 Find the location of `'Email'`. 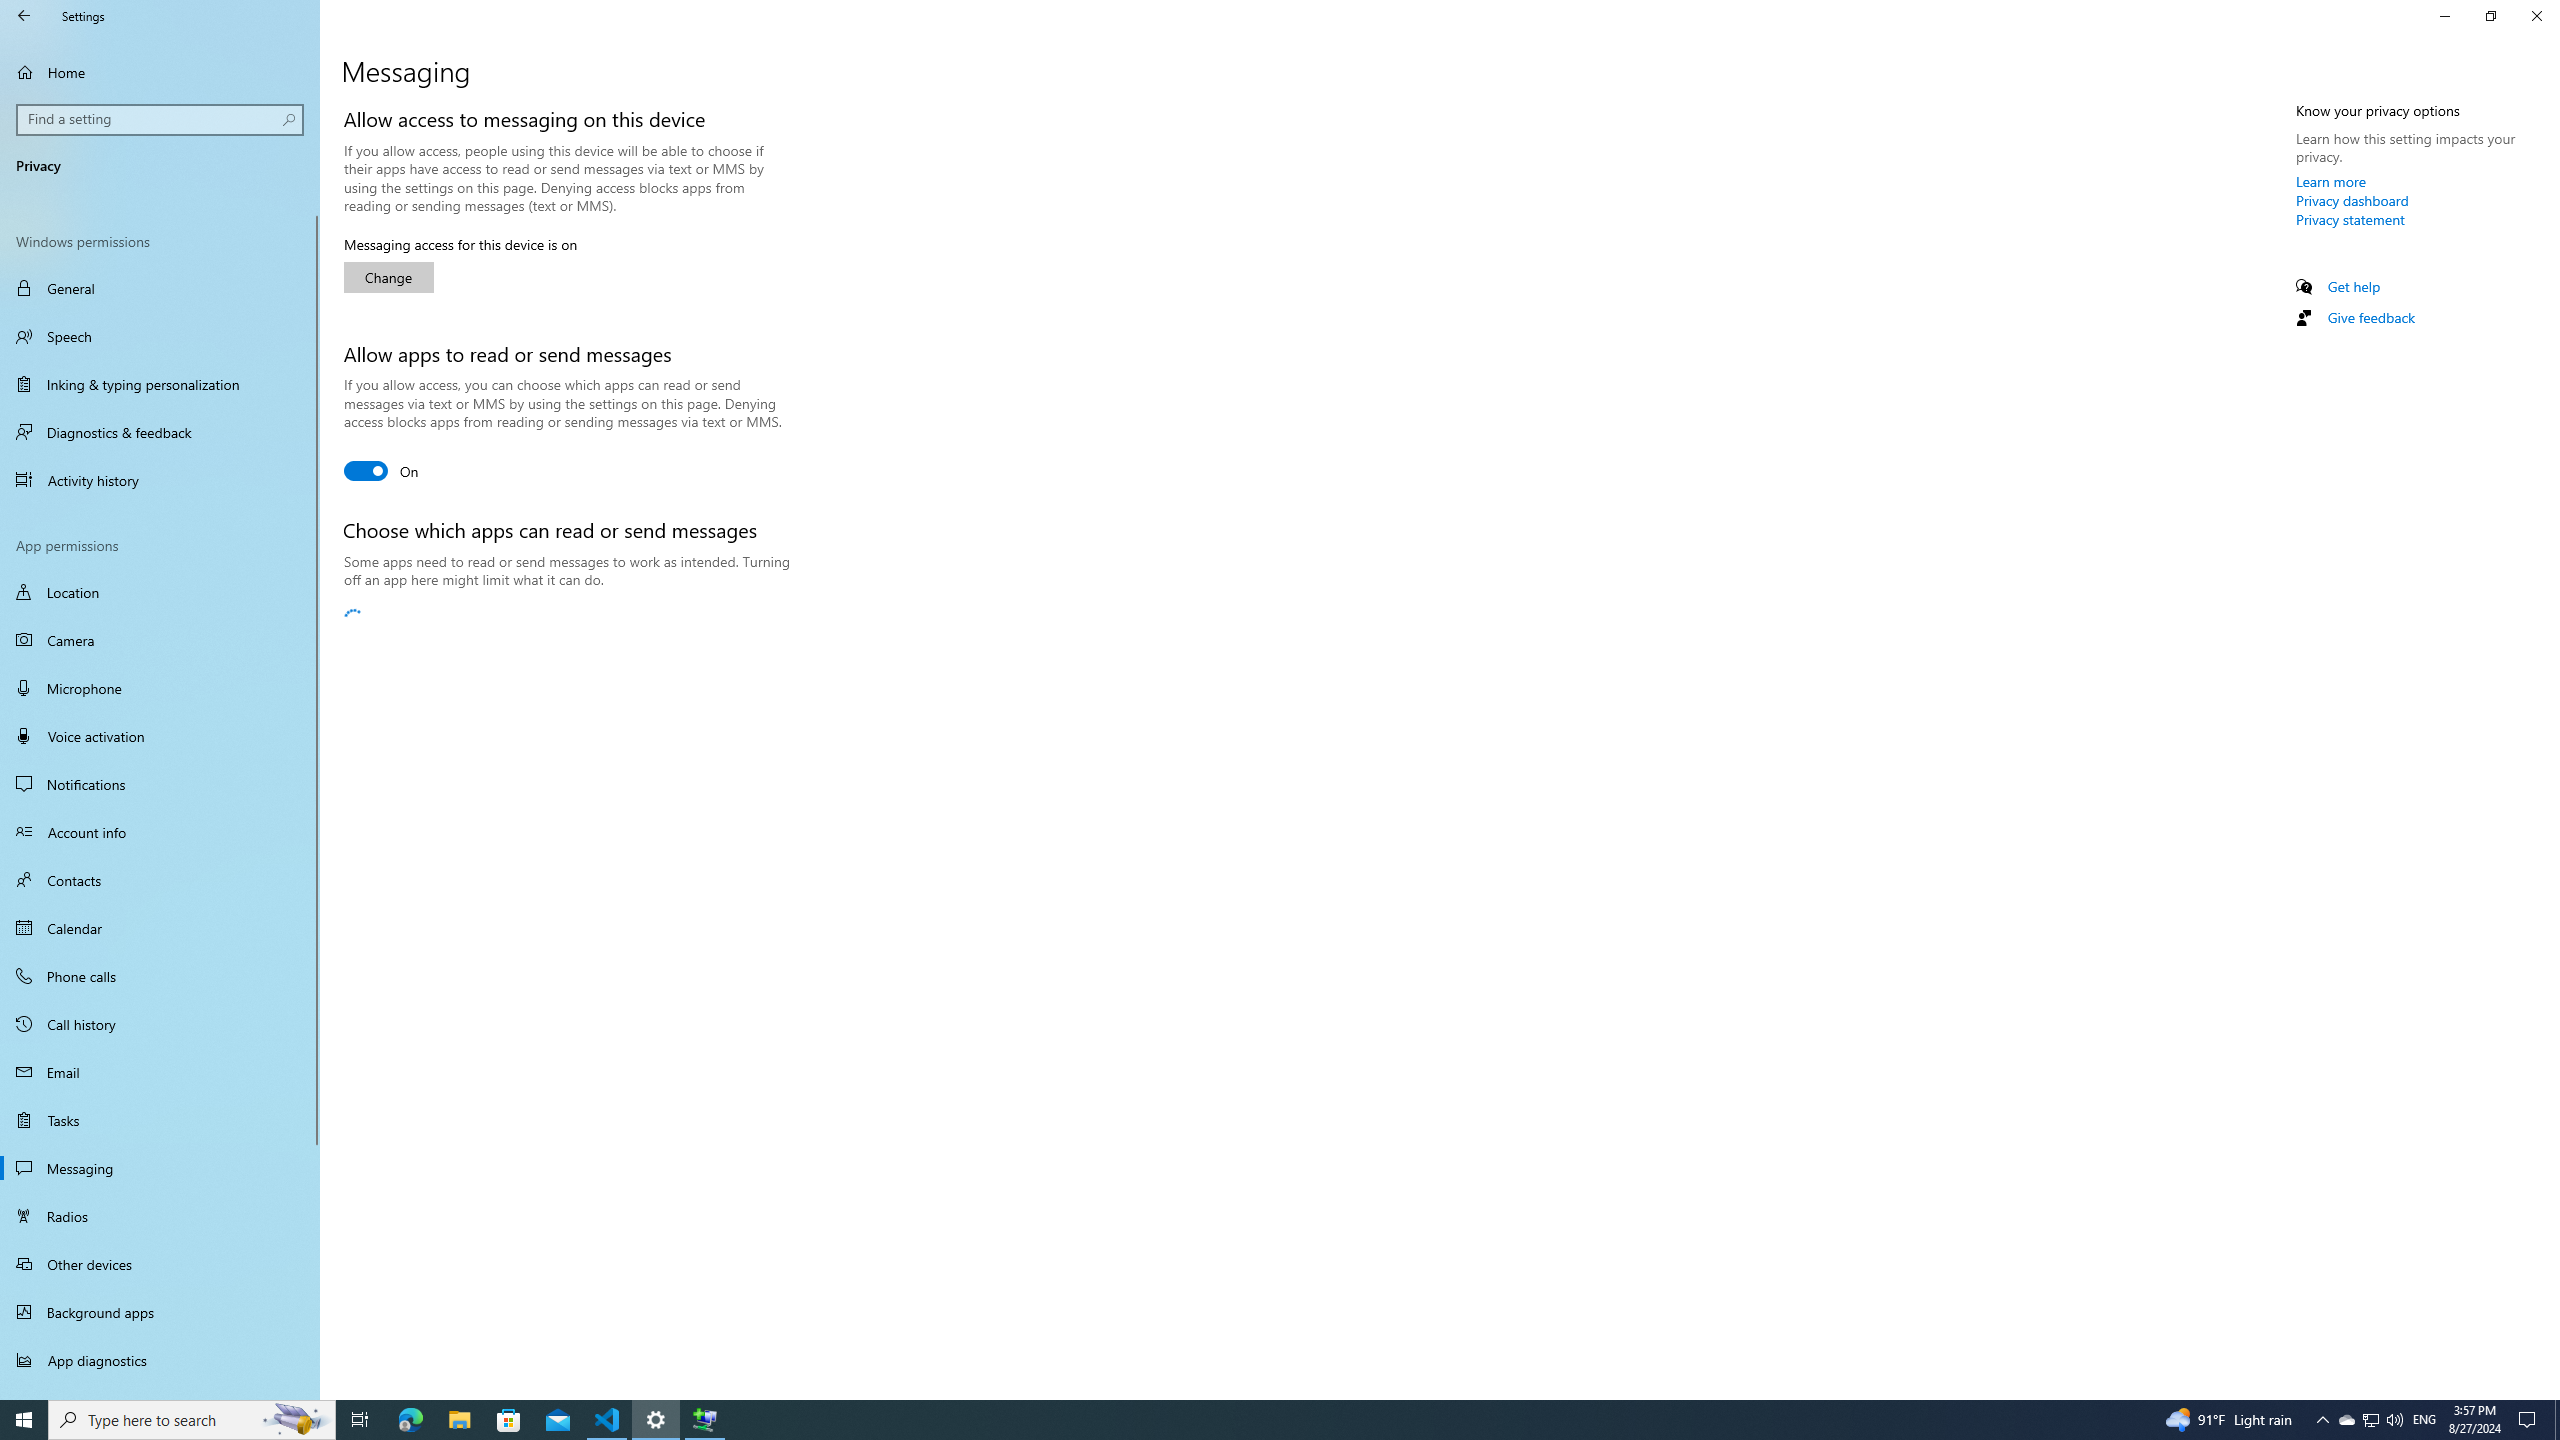

'Email' is located at coordinates (159, 1072).